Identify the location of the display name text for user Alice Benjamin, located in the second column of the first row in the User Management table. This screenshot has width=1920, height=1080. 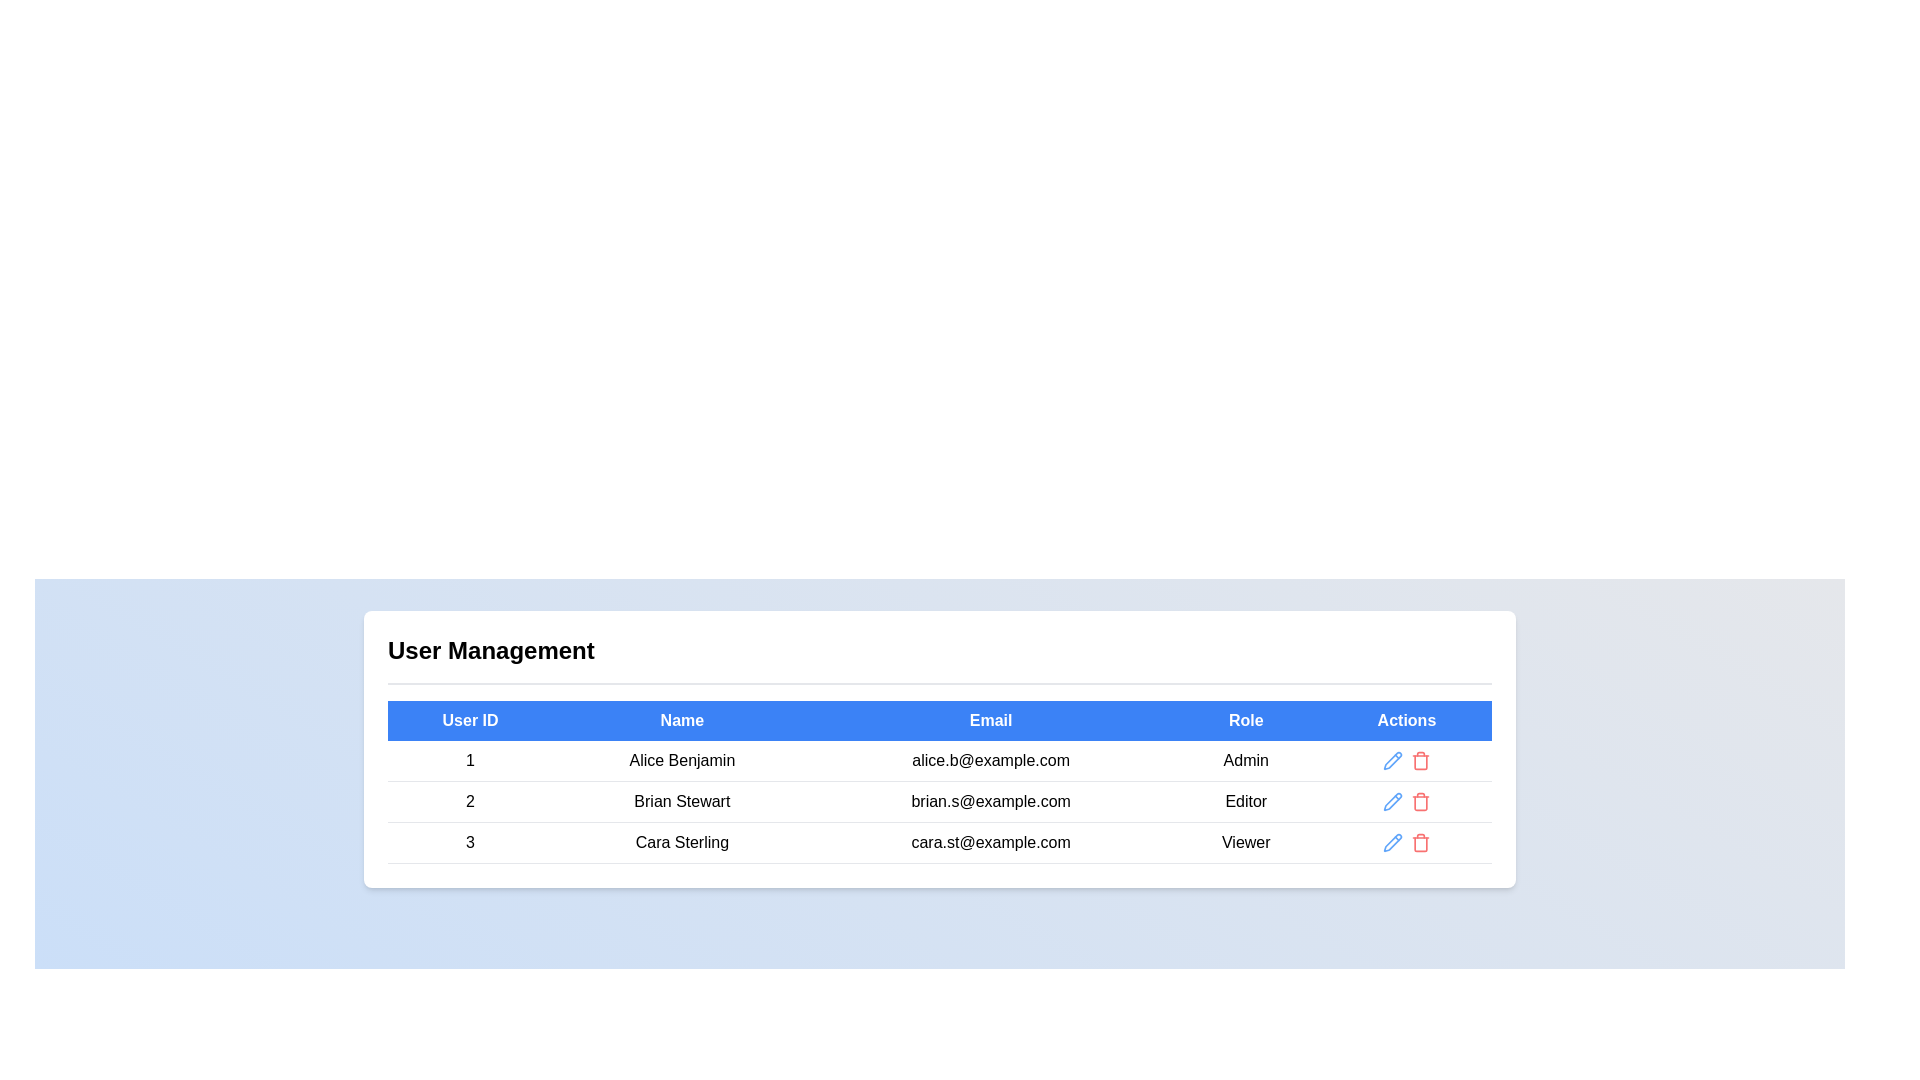
(682, 761).